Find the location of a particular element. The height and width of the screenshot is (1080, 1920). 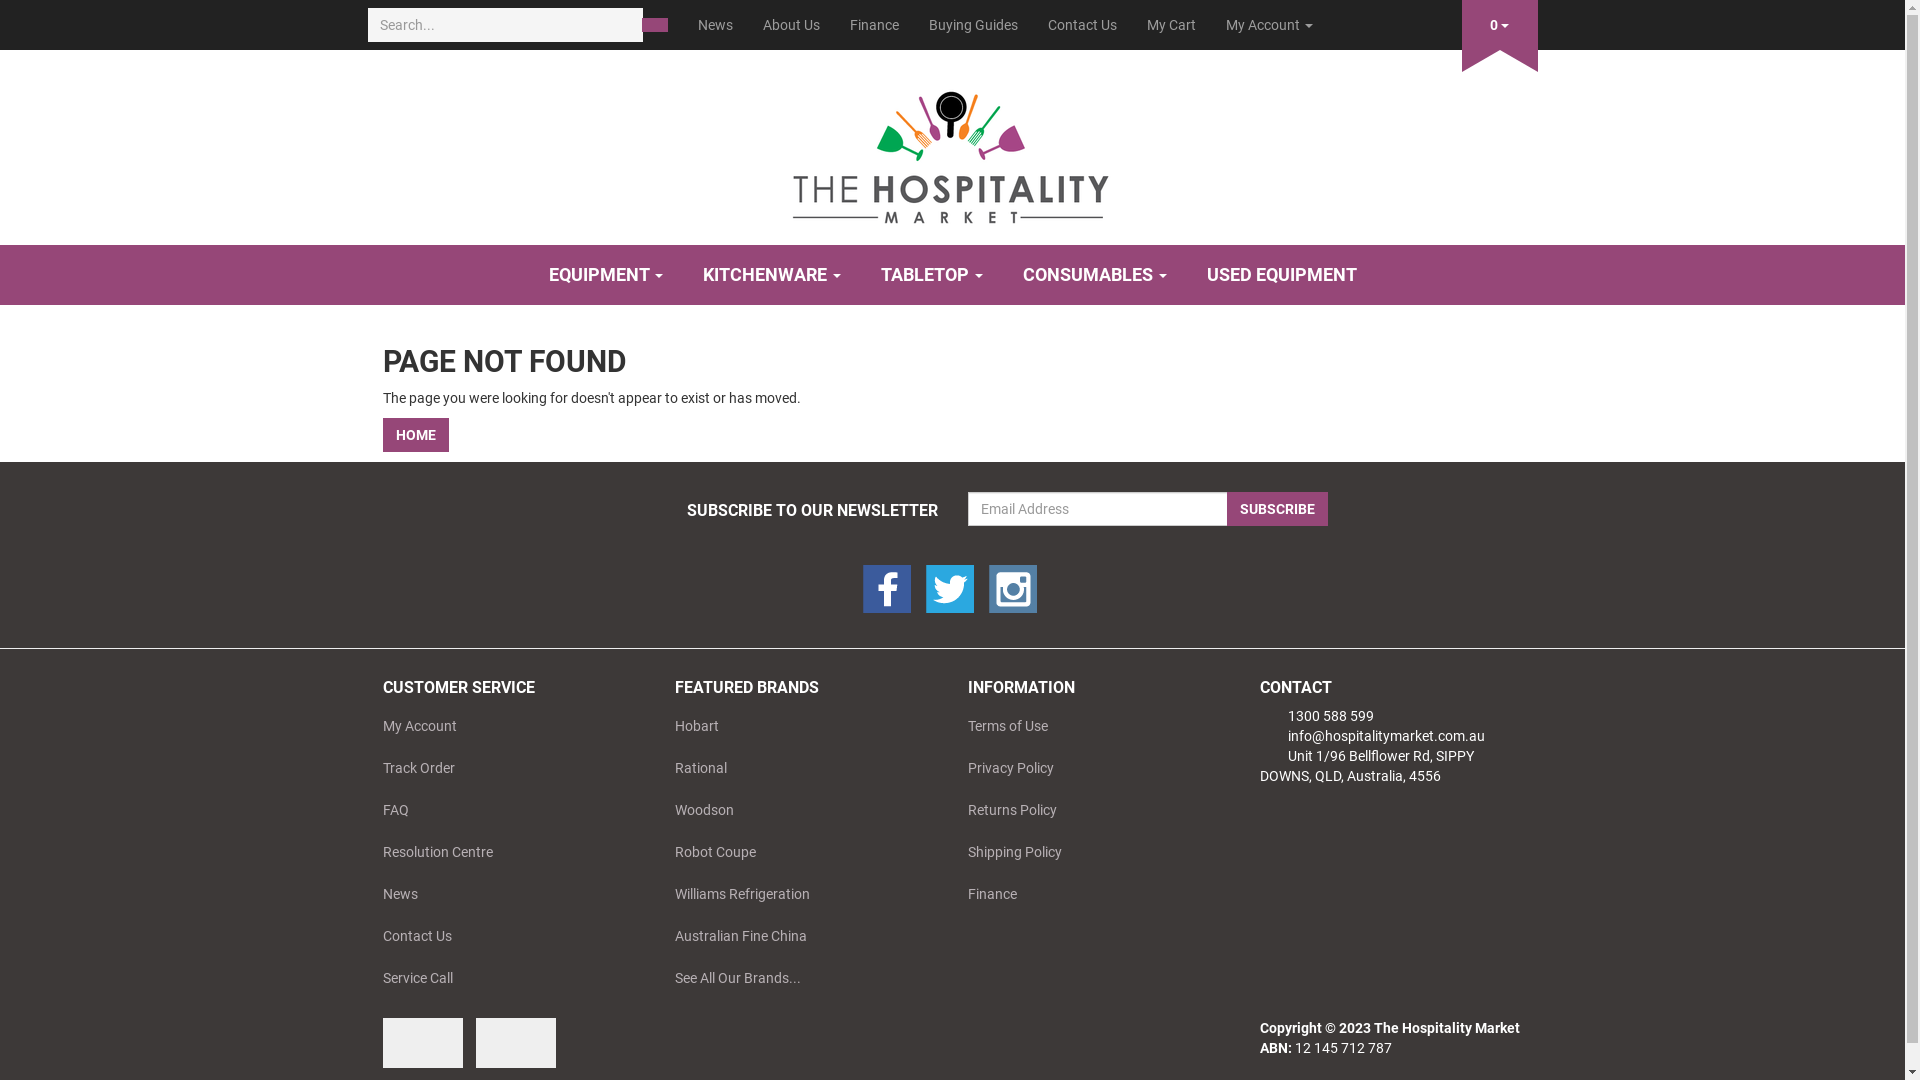

'Contact Us' is located at coordinates (368, 936).